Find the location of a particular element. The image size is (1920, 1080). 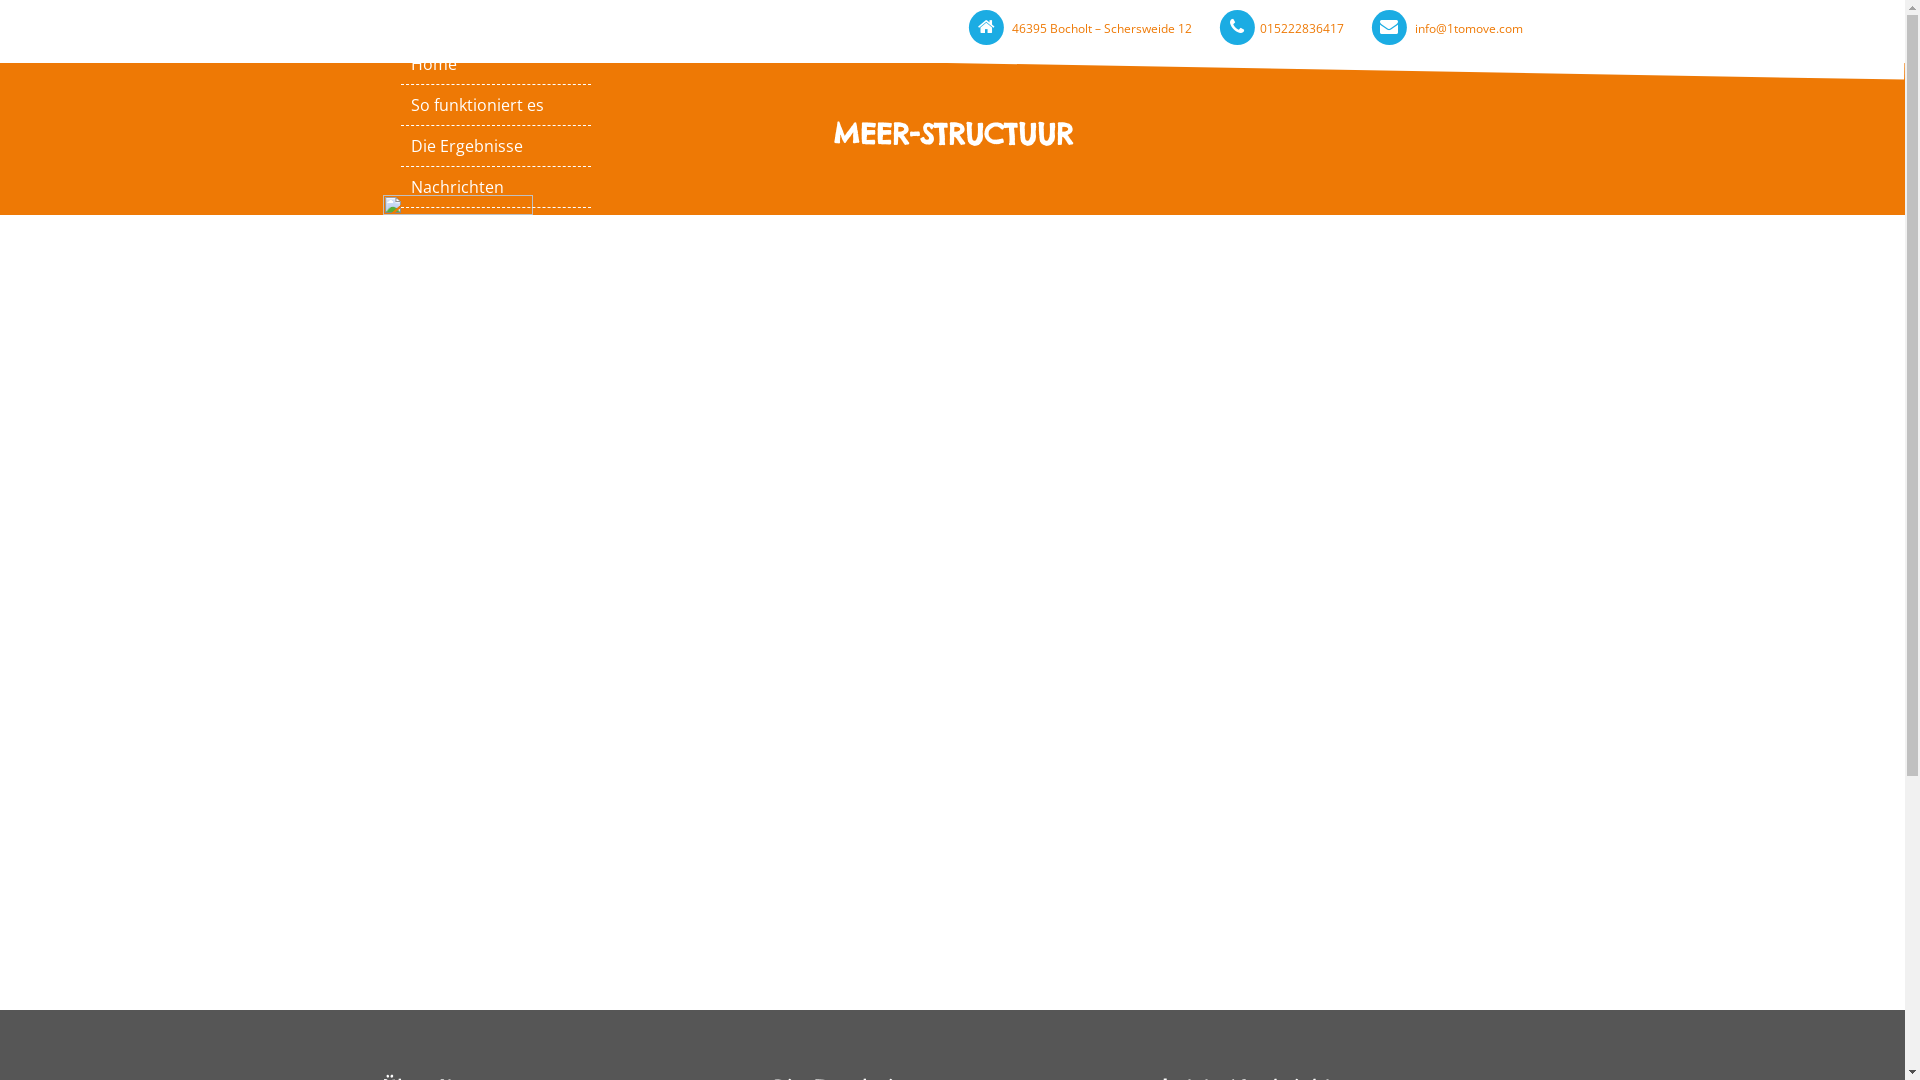

'Home' is located at coordinates (495, 63).